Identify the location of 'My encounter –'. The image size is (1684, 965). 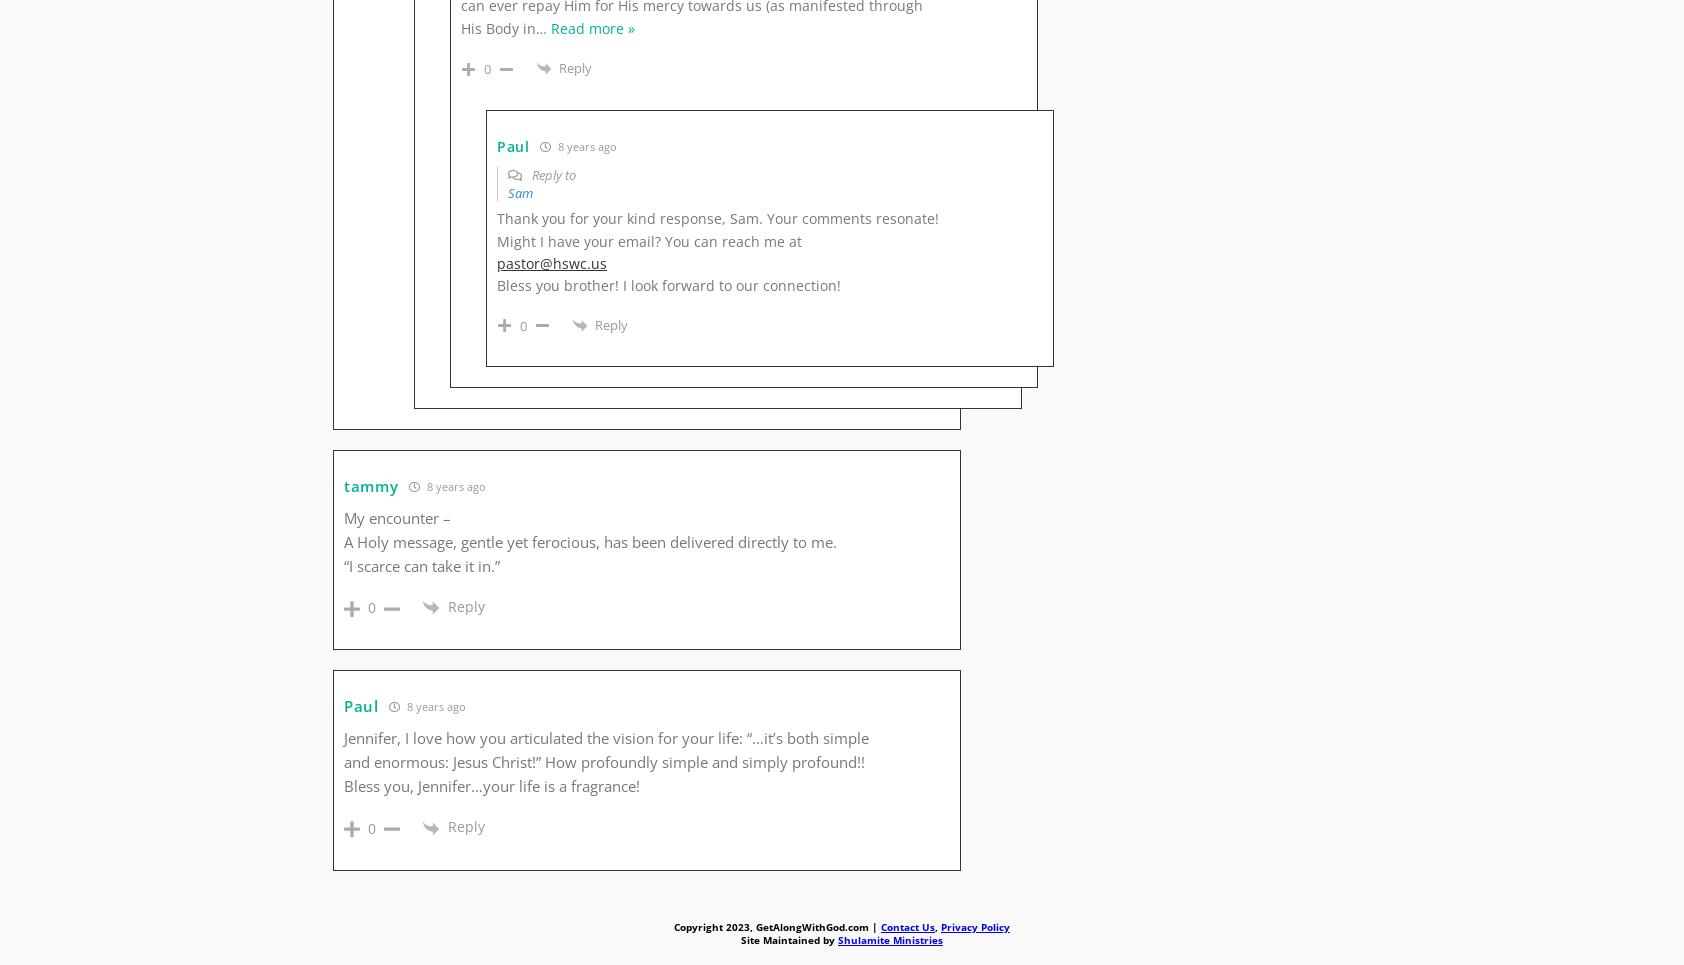
(397, 518).